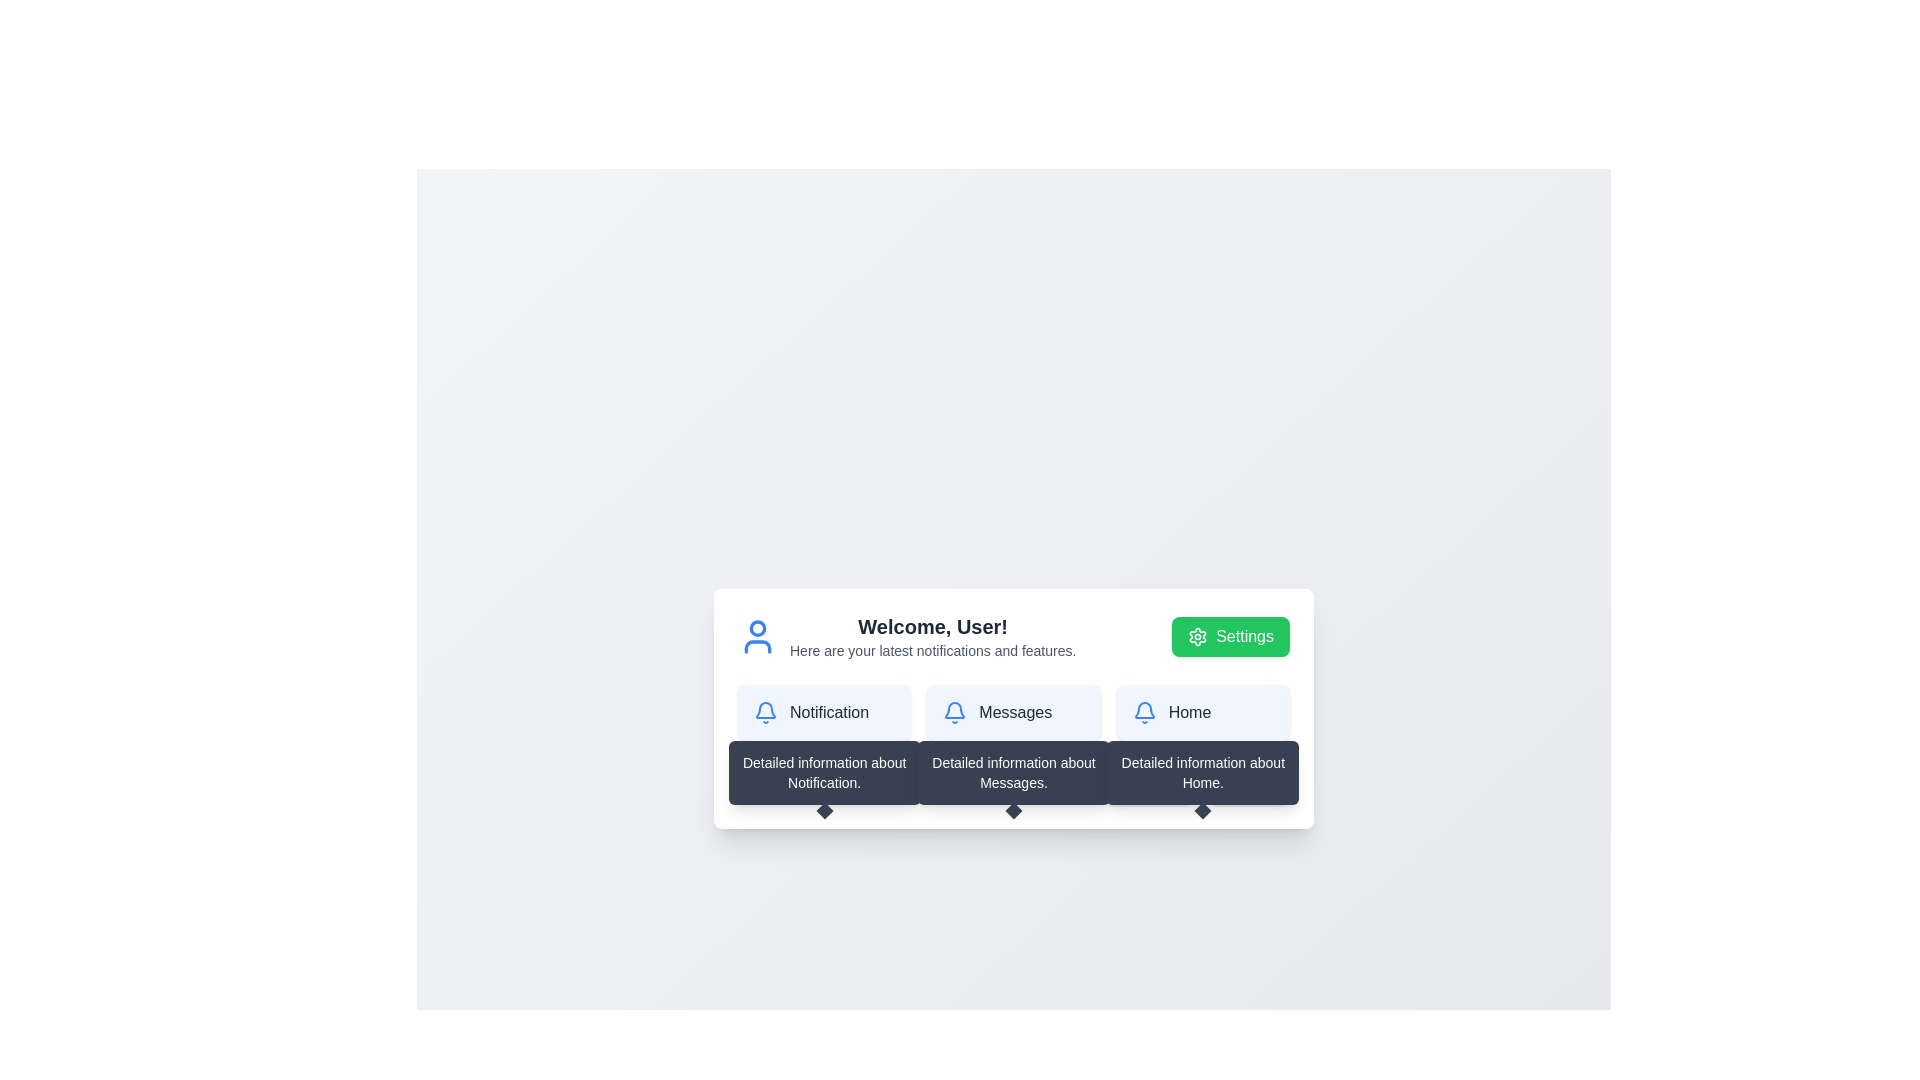  What do you see at coordinates (829, 712) in the screenshot?
I see `the text label displaying 'Notification' in dark gray, located in the left section of a horizontal group, adjacent to a bell icon` at bounding box center [829, 712].